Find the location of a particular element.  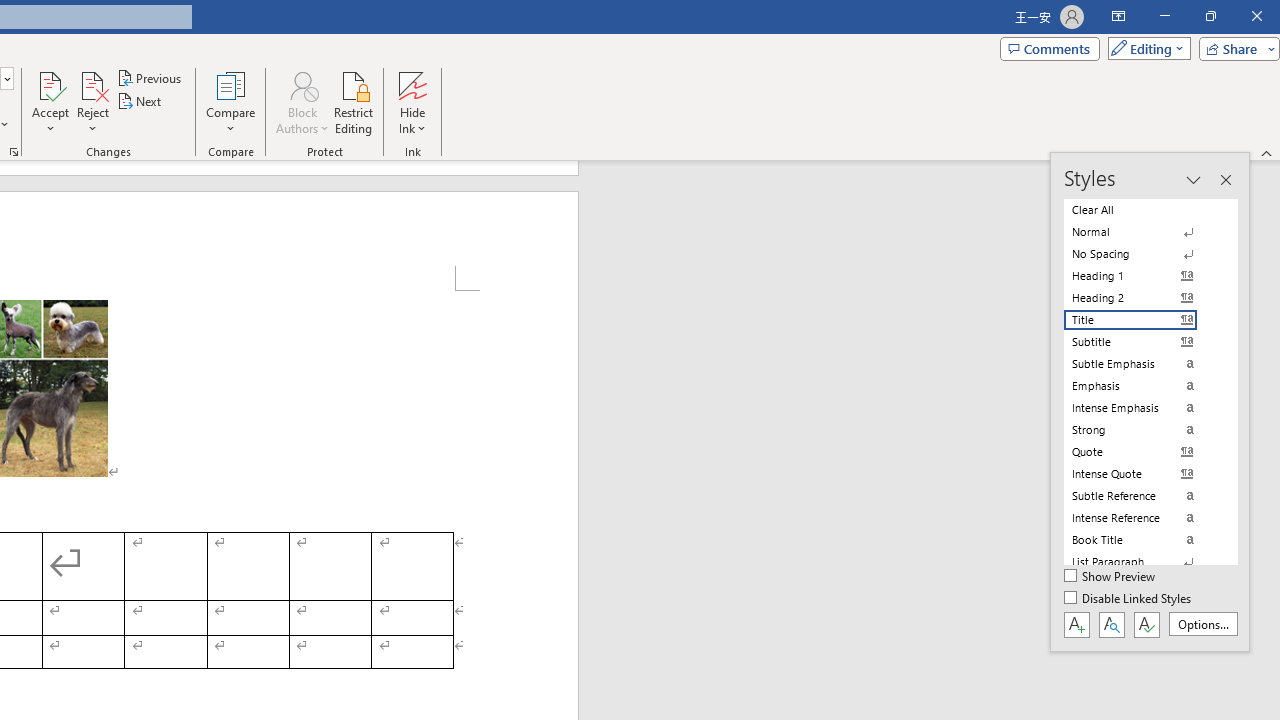

'Next' is located at coordinates (139, 101).